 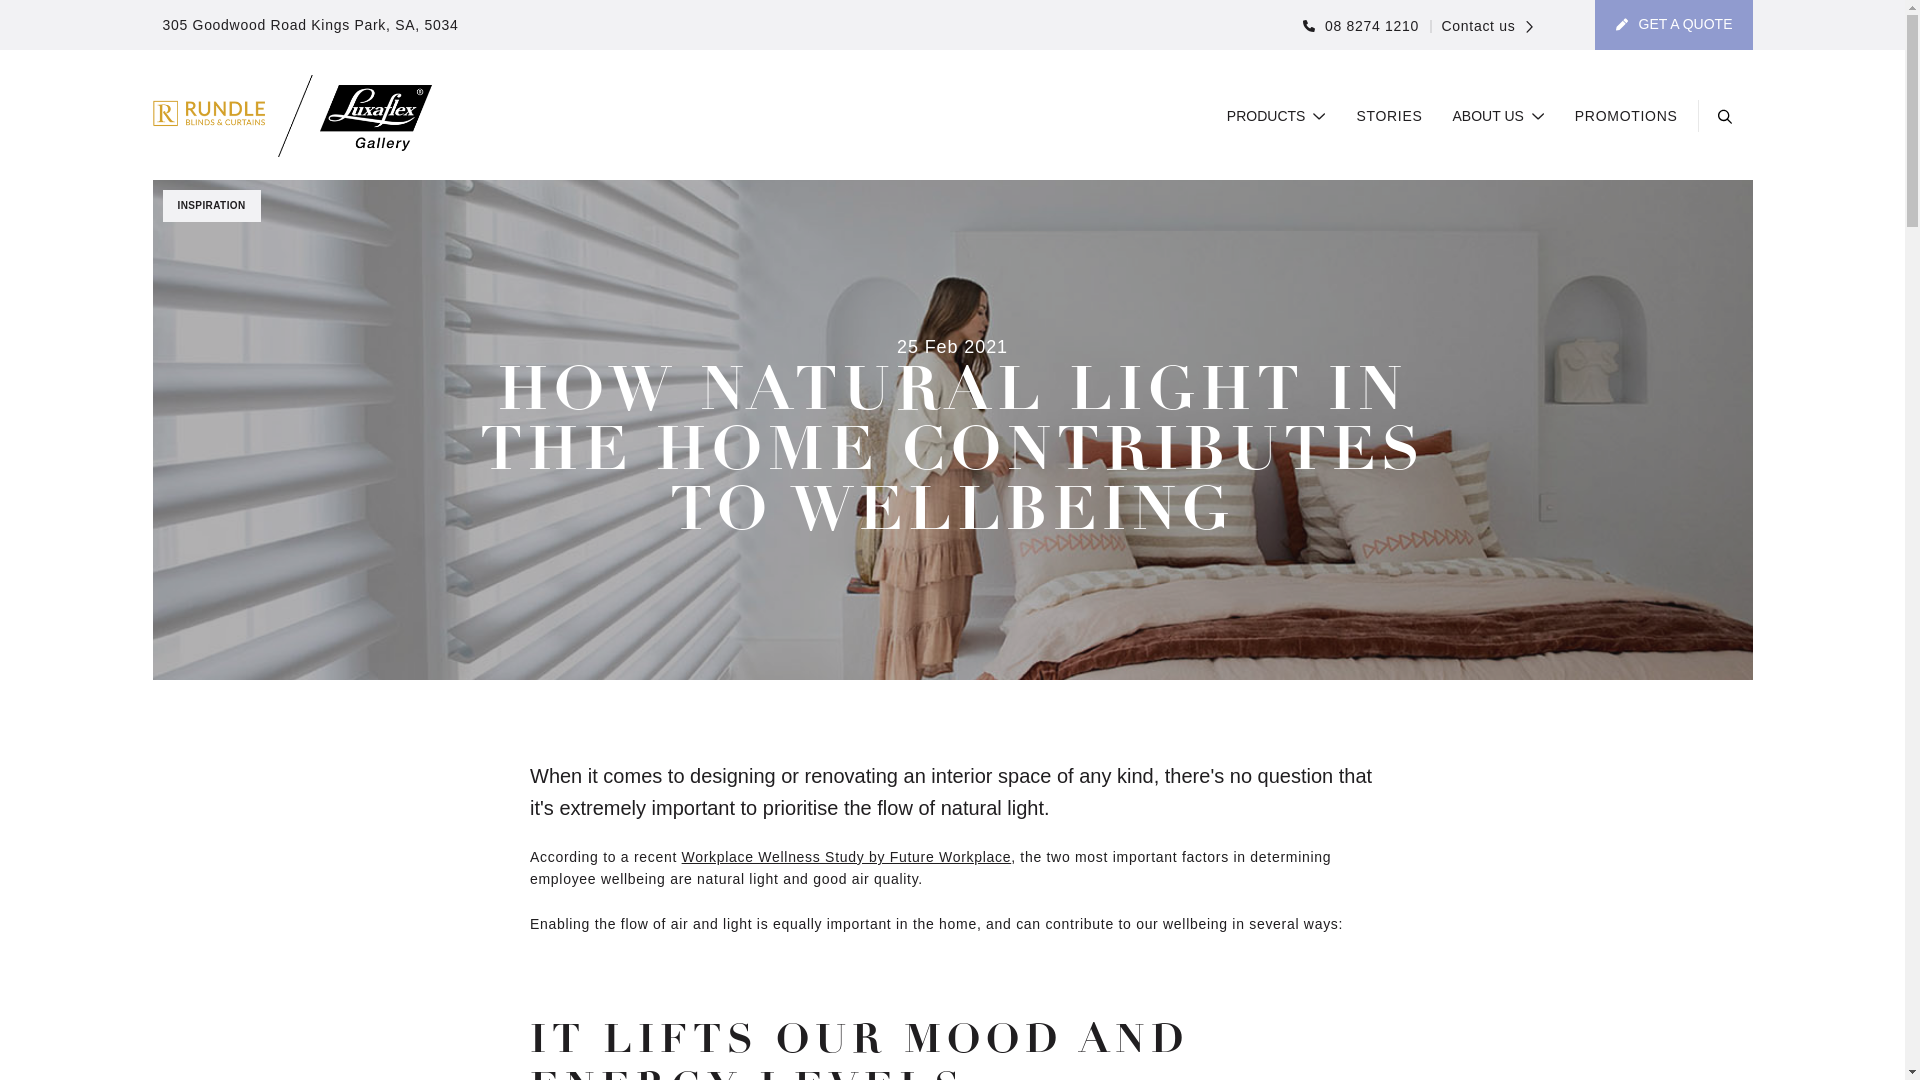 I want to click on 'Workplace Wellness Study by Future Workplace', so click(x=846, y=855).